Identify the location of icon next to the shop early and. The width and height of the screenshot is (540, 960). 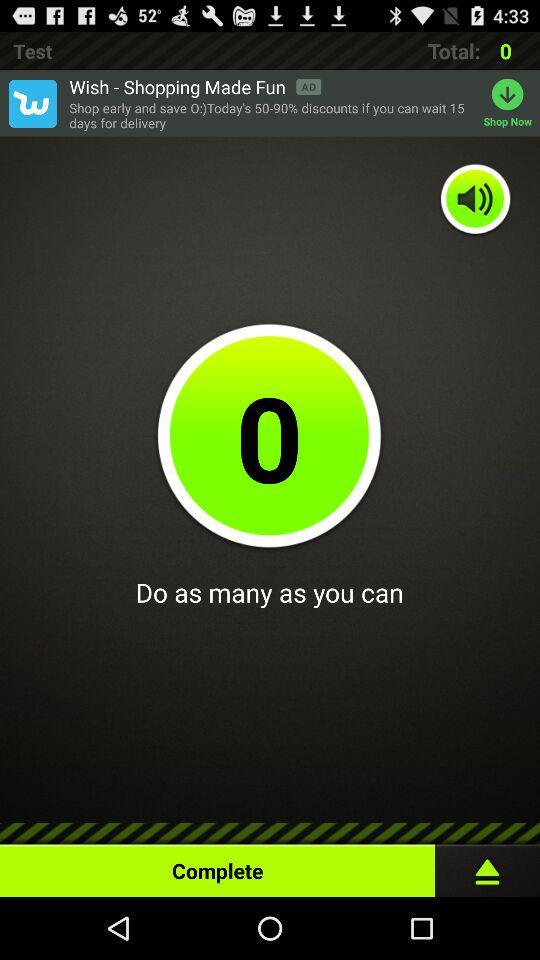
(511, 103).